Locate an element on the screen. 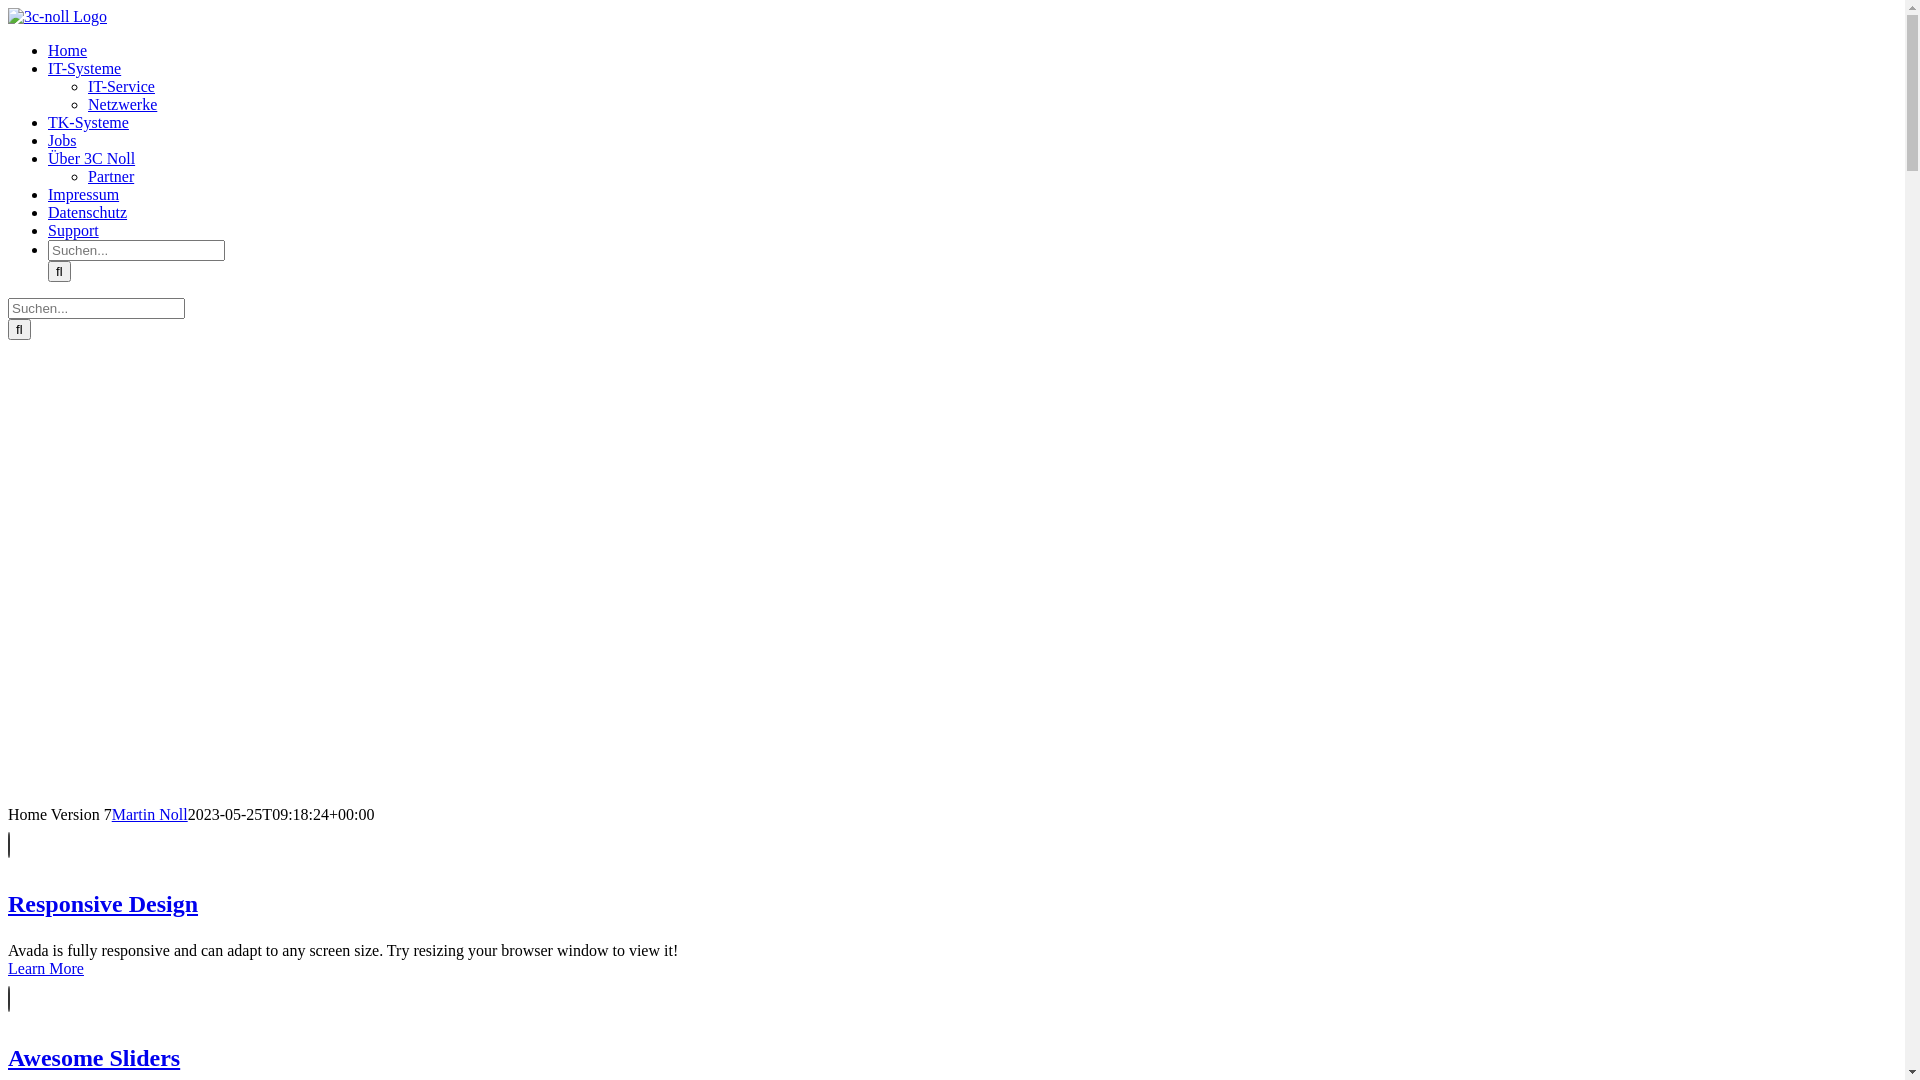 The width and height of the screenshot is (1920, 1080). 'Support' is located at coordinates (73, 229).